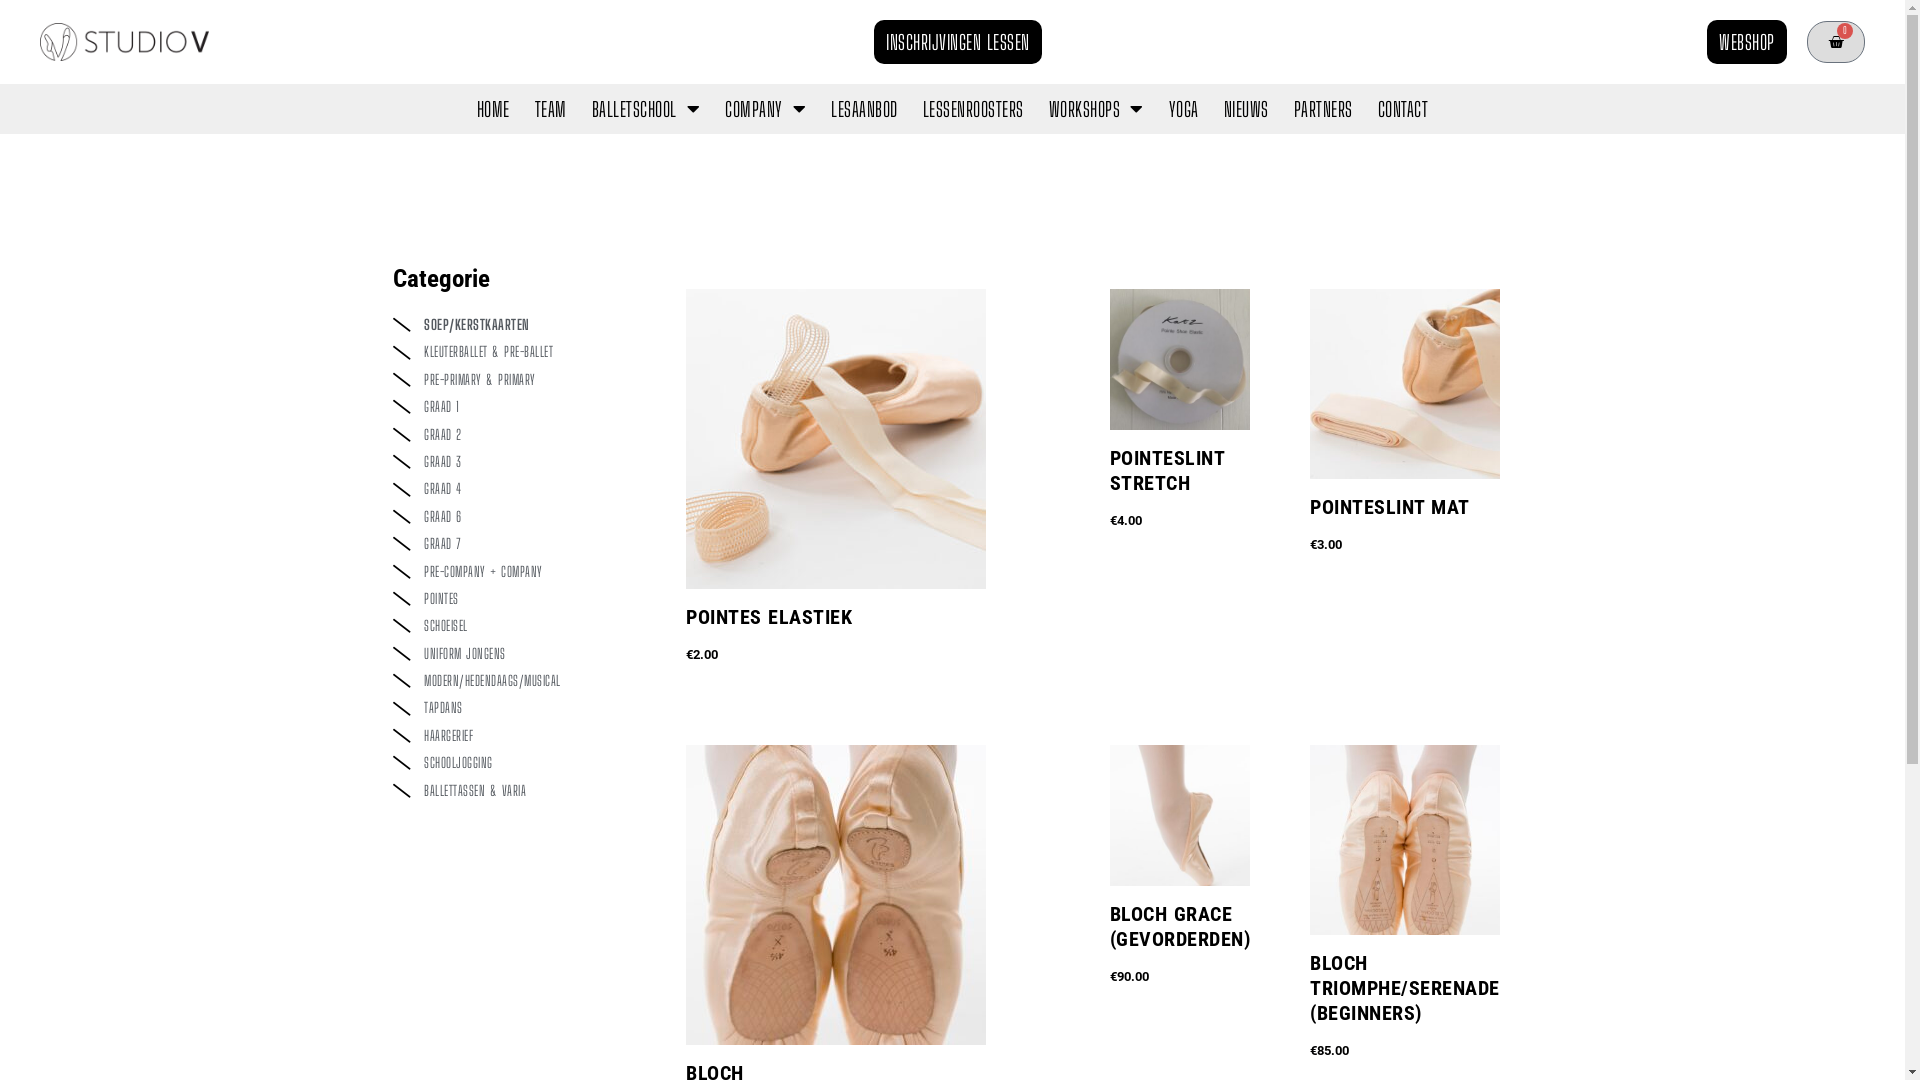 The height and width of the screenshot is (1080, 1920). What do you see at coordinates (1835, 42) in the screenshot?
I see `'0` at bounding box center [1835, 42].